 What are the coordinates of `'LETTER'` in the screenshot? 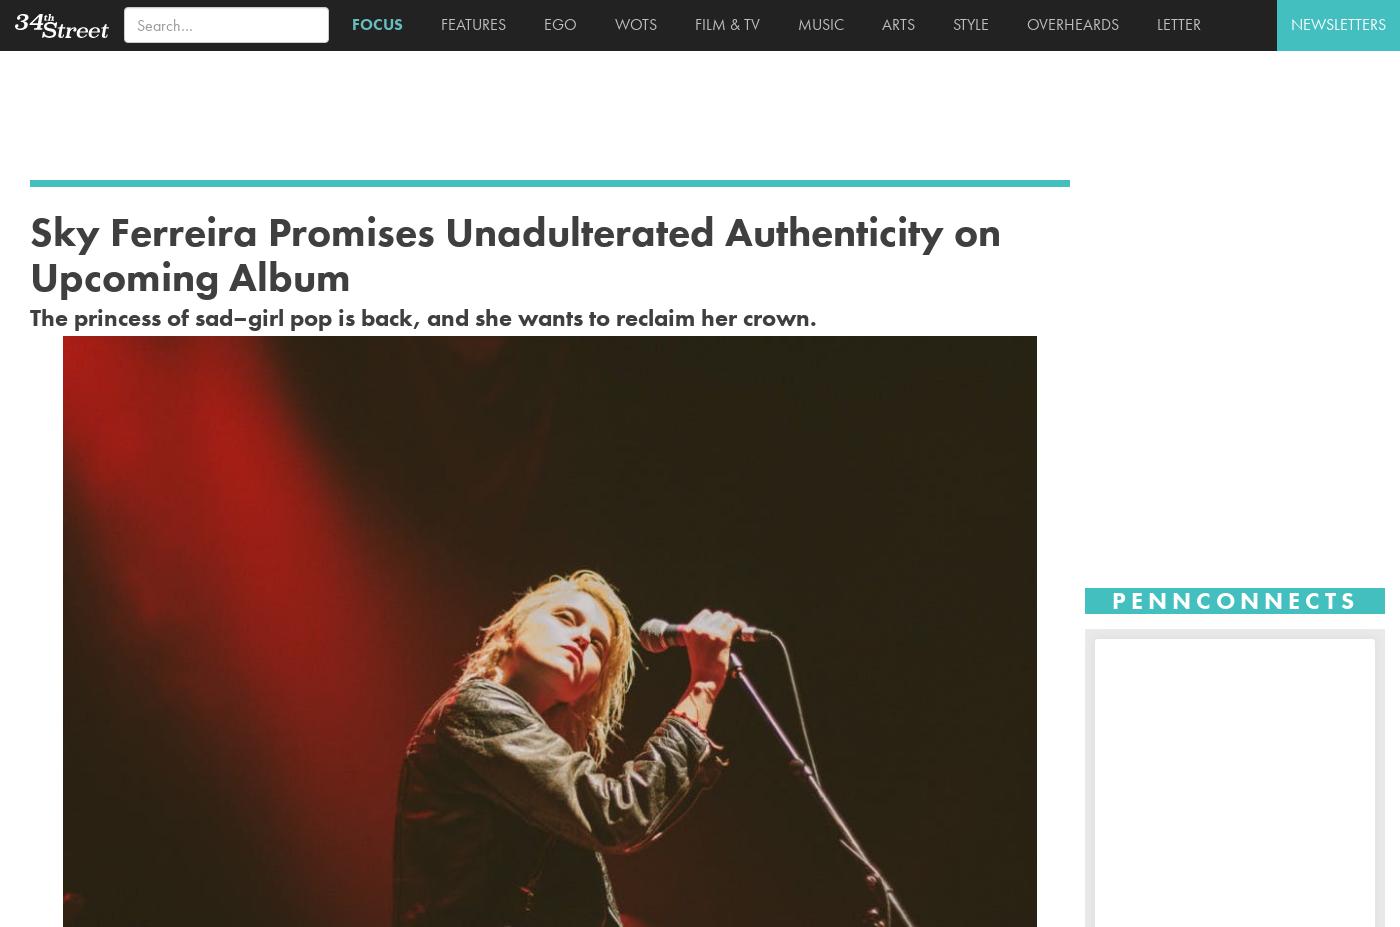 It's located at (1175, 23).